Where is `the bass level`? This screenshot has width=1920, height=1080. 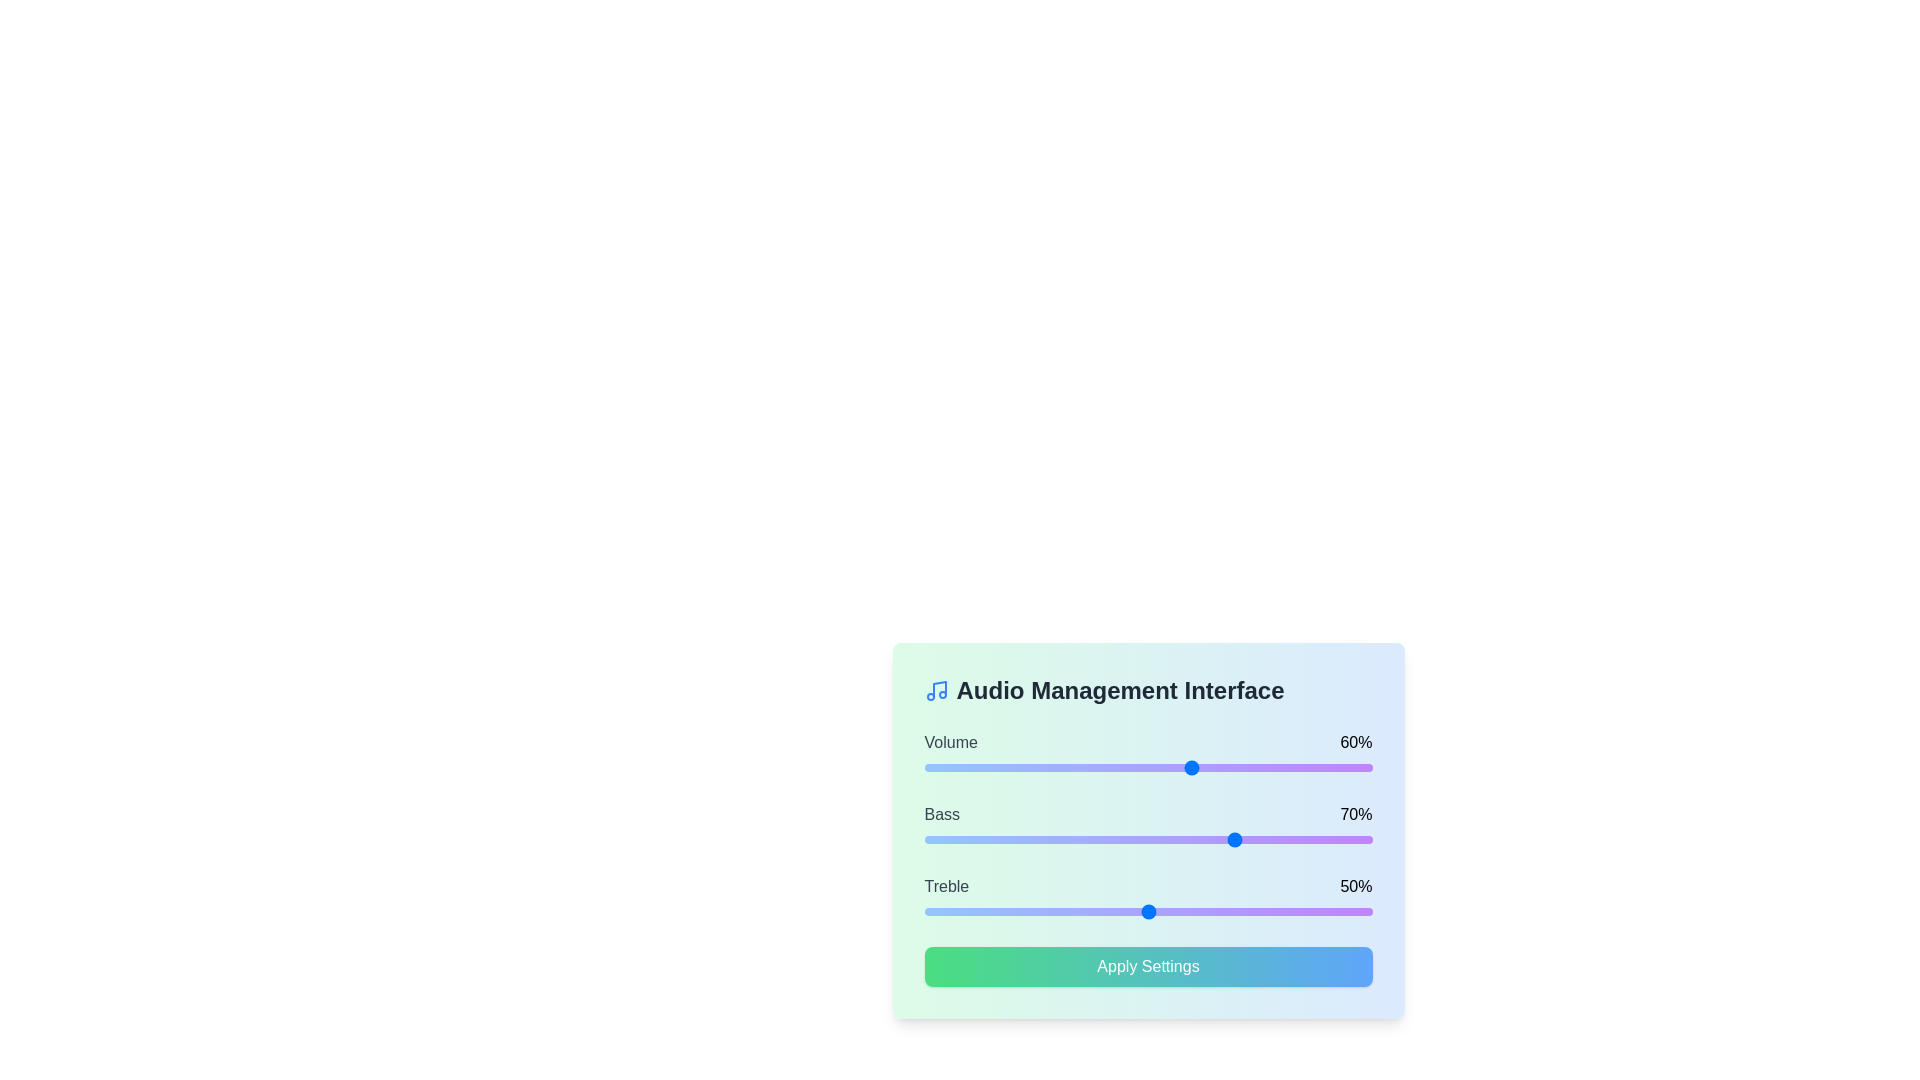
the bass level is located at coordinates (1048, 840).